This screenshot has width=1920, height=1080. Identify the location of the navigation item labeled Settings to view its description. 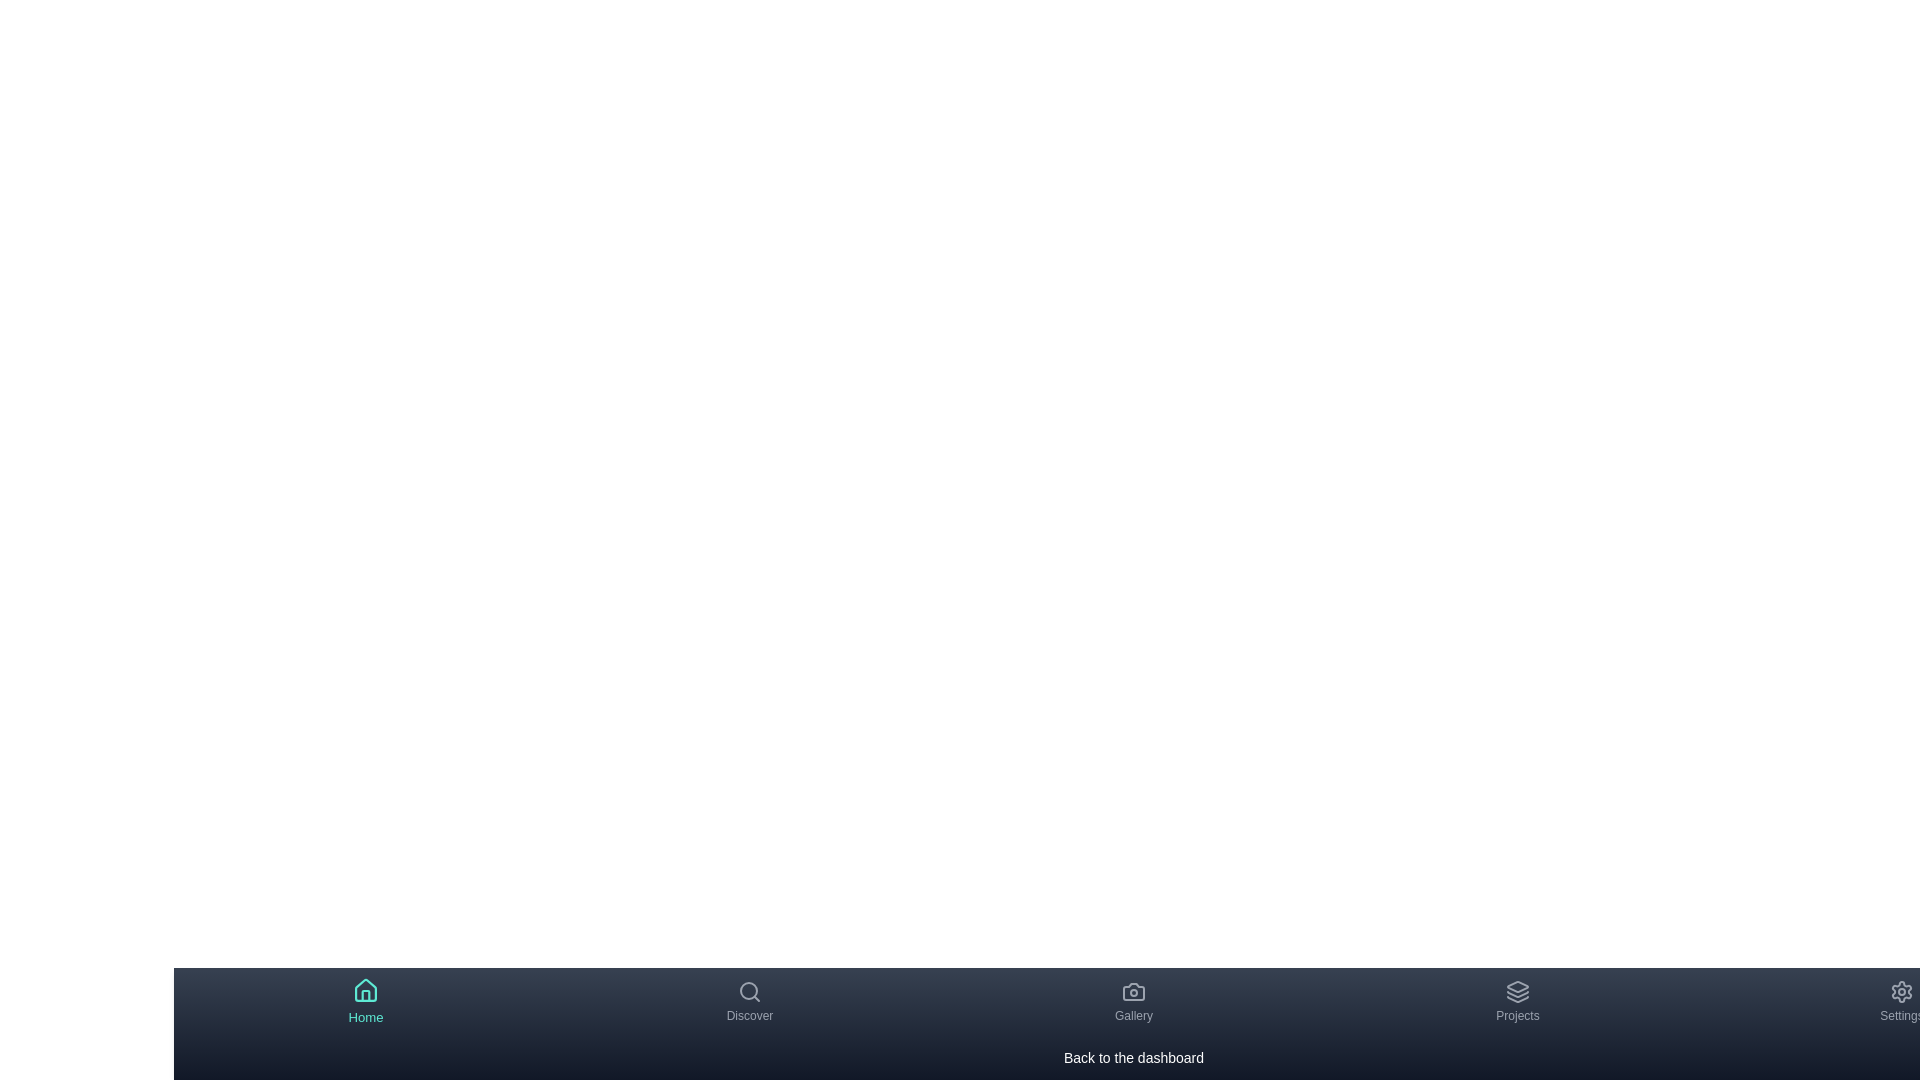
(1900, 1002).